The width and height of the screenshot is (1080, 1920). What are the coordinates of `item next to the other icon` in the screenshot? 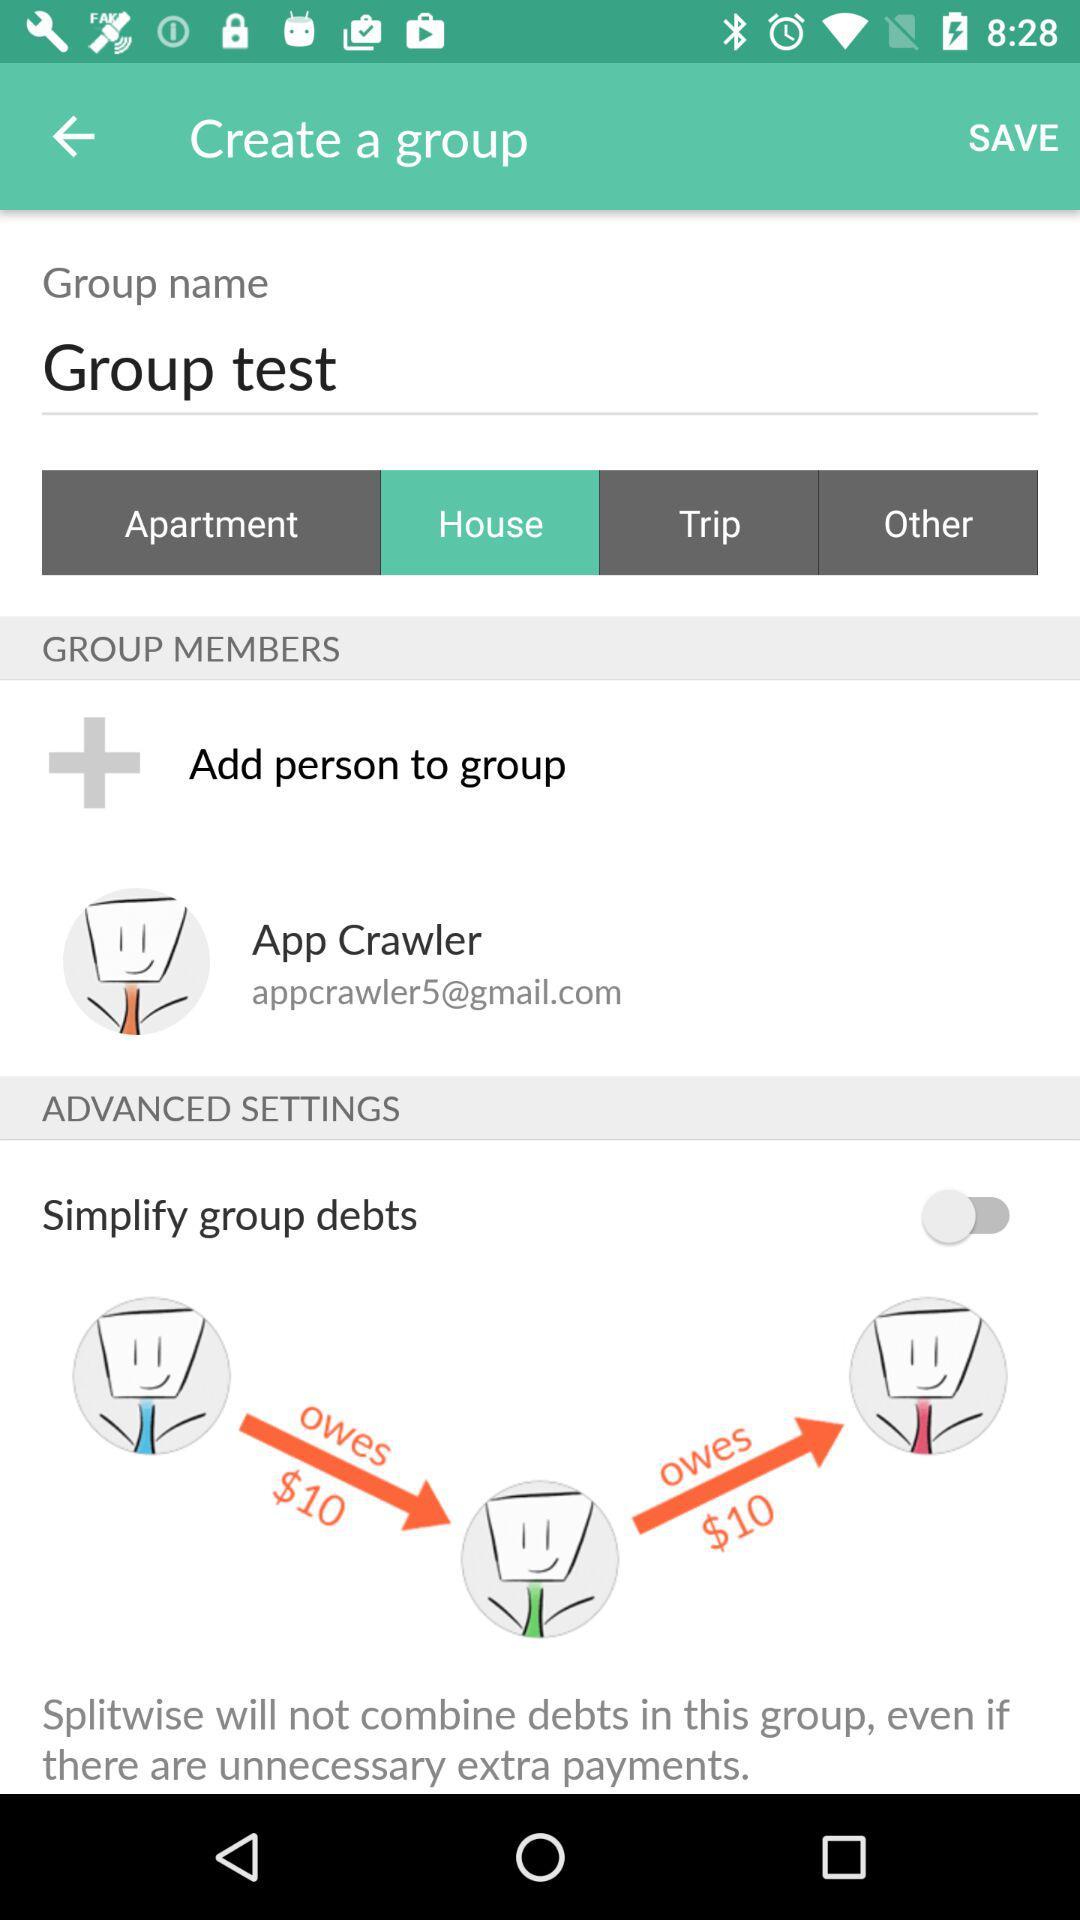 It's located at (708, 522).